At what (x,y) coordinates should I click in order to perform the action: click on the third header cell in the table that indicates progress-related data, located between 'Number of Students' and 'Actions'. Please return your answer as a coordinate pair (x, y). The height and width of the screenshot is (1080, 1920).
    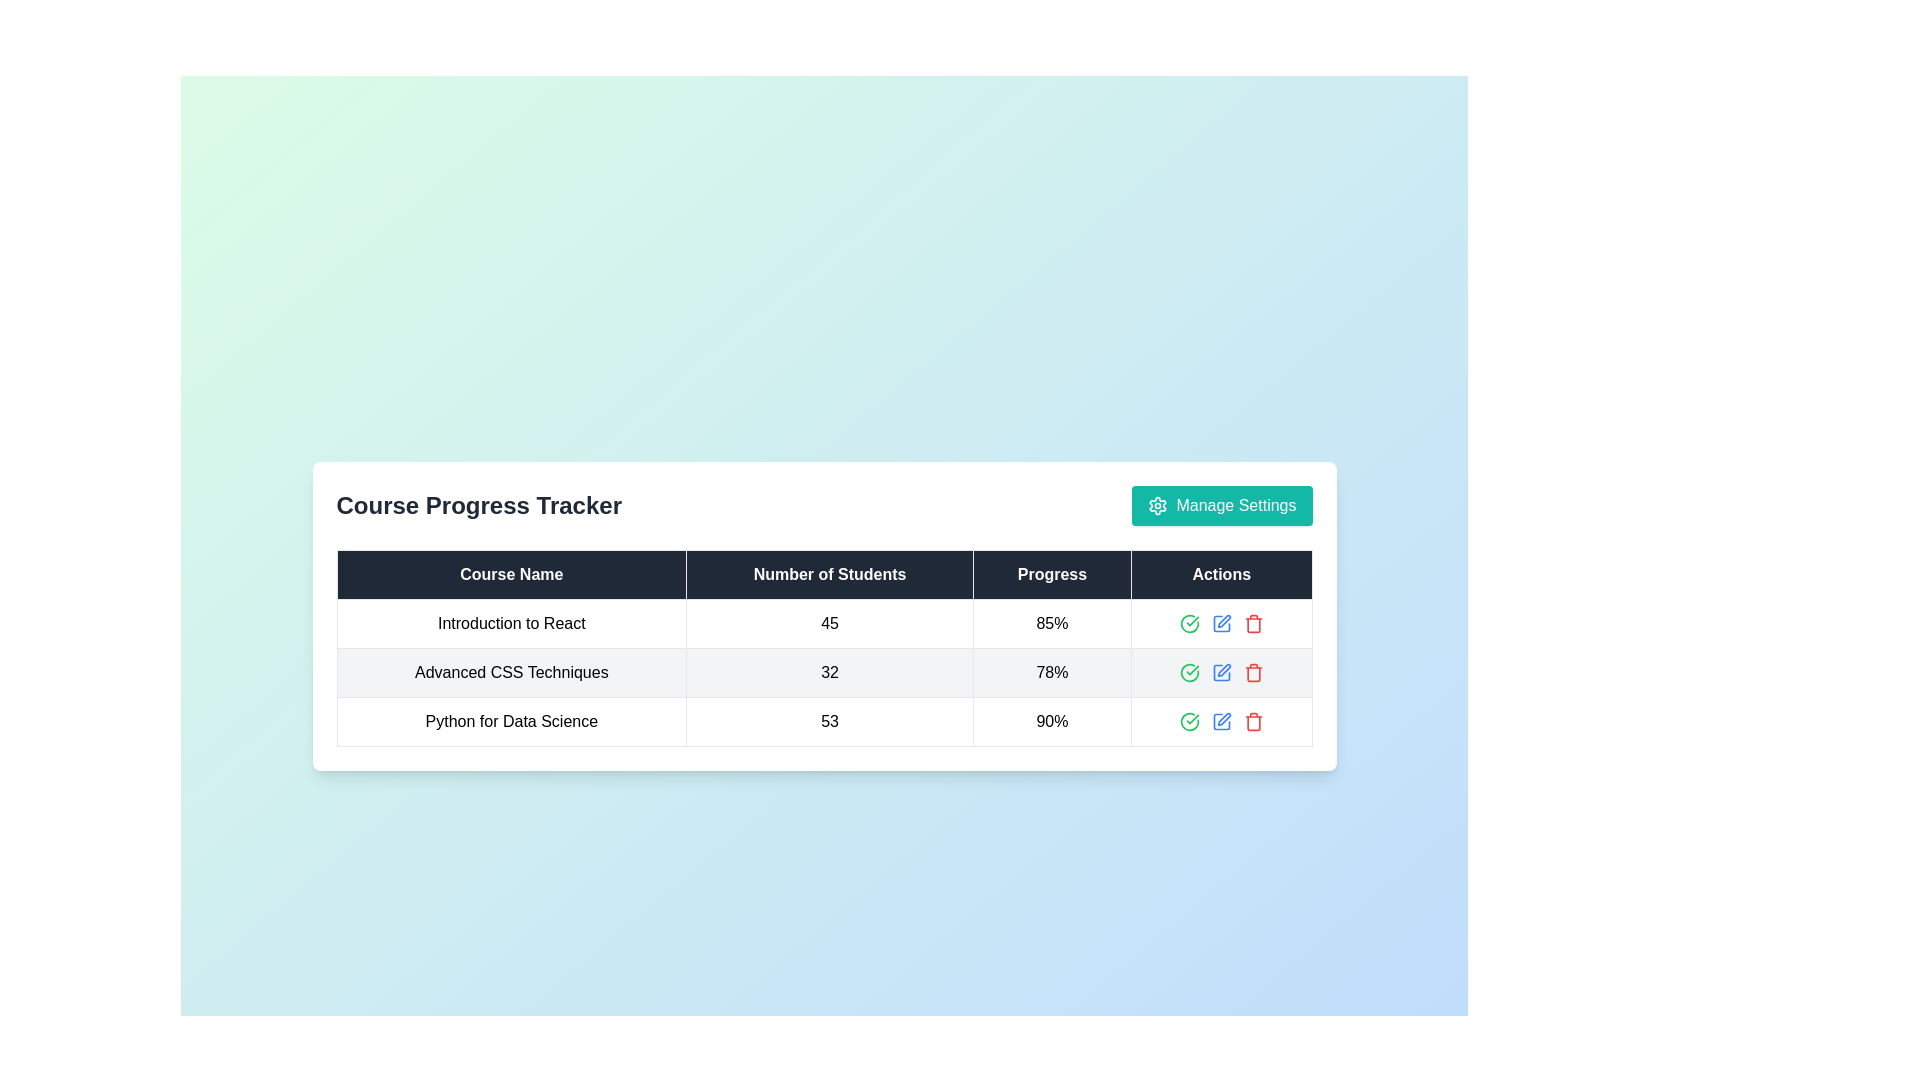
    Looking at the image, I should click on (1051, 574).